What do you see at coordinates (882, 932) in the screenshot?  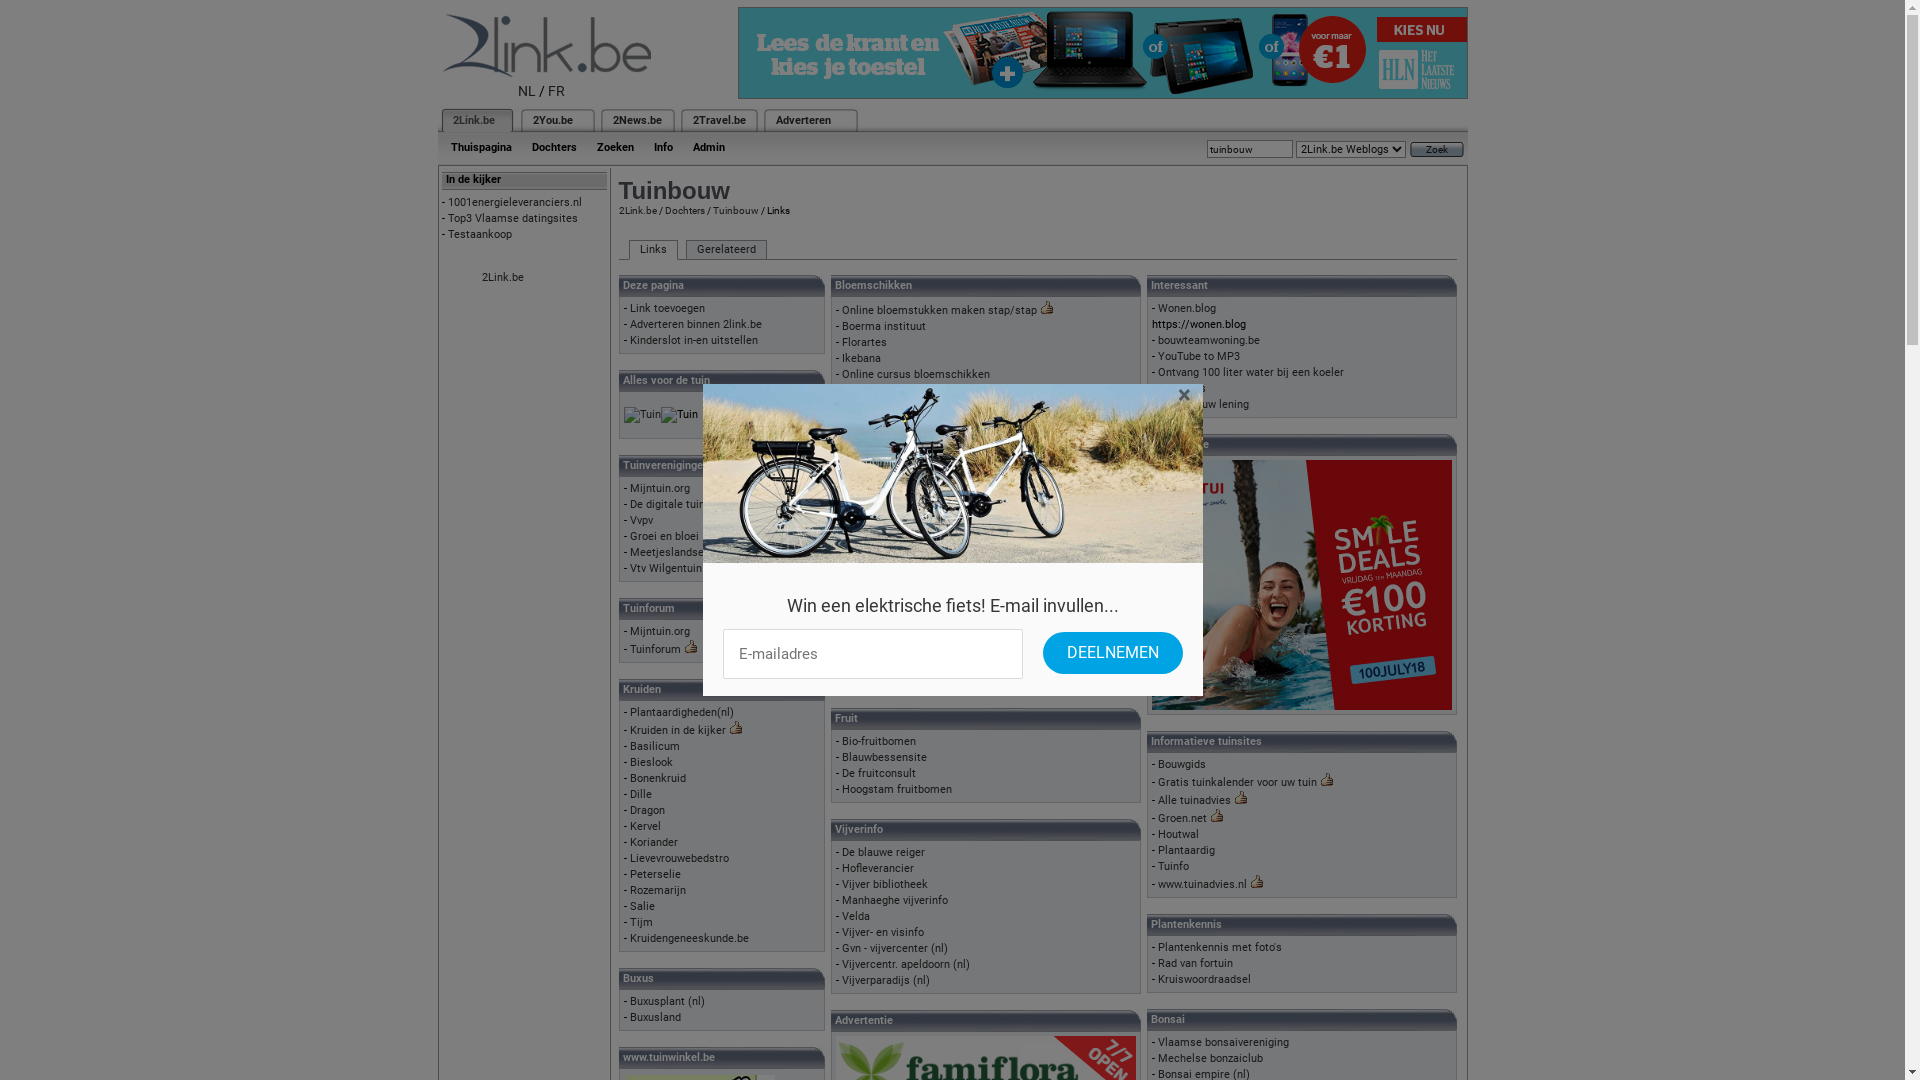 I see `'Vijver- en visinfo'` at bounding box center [882, 932].